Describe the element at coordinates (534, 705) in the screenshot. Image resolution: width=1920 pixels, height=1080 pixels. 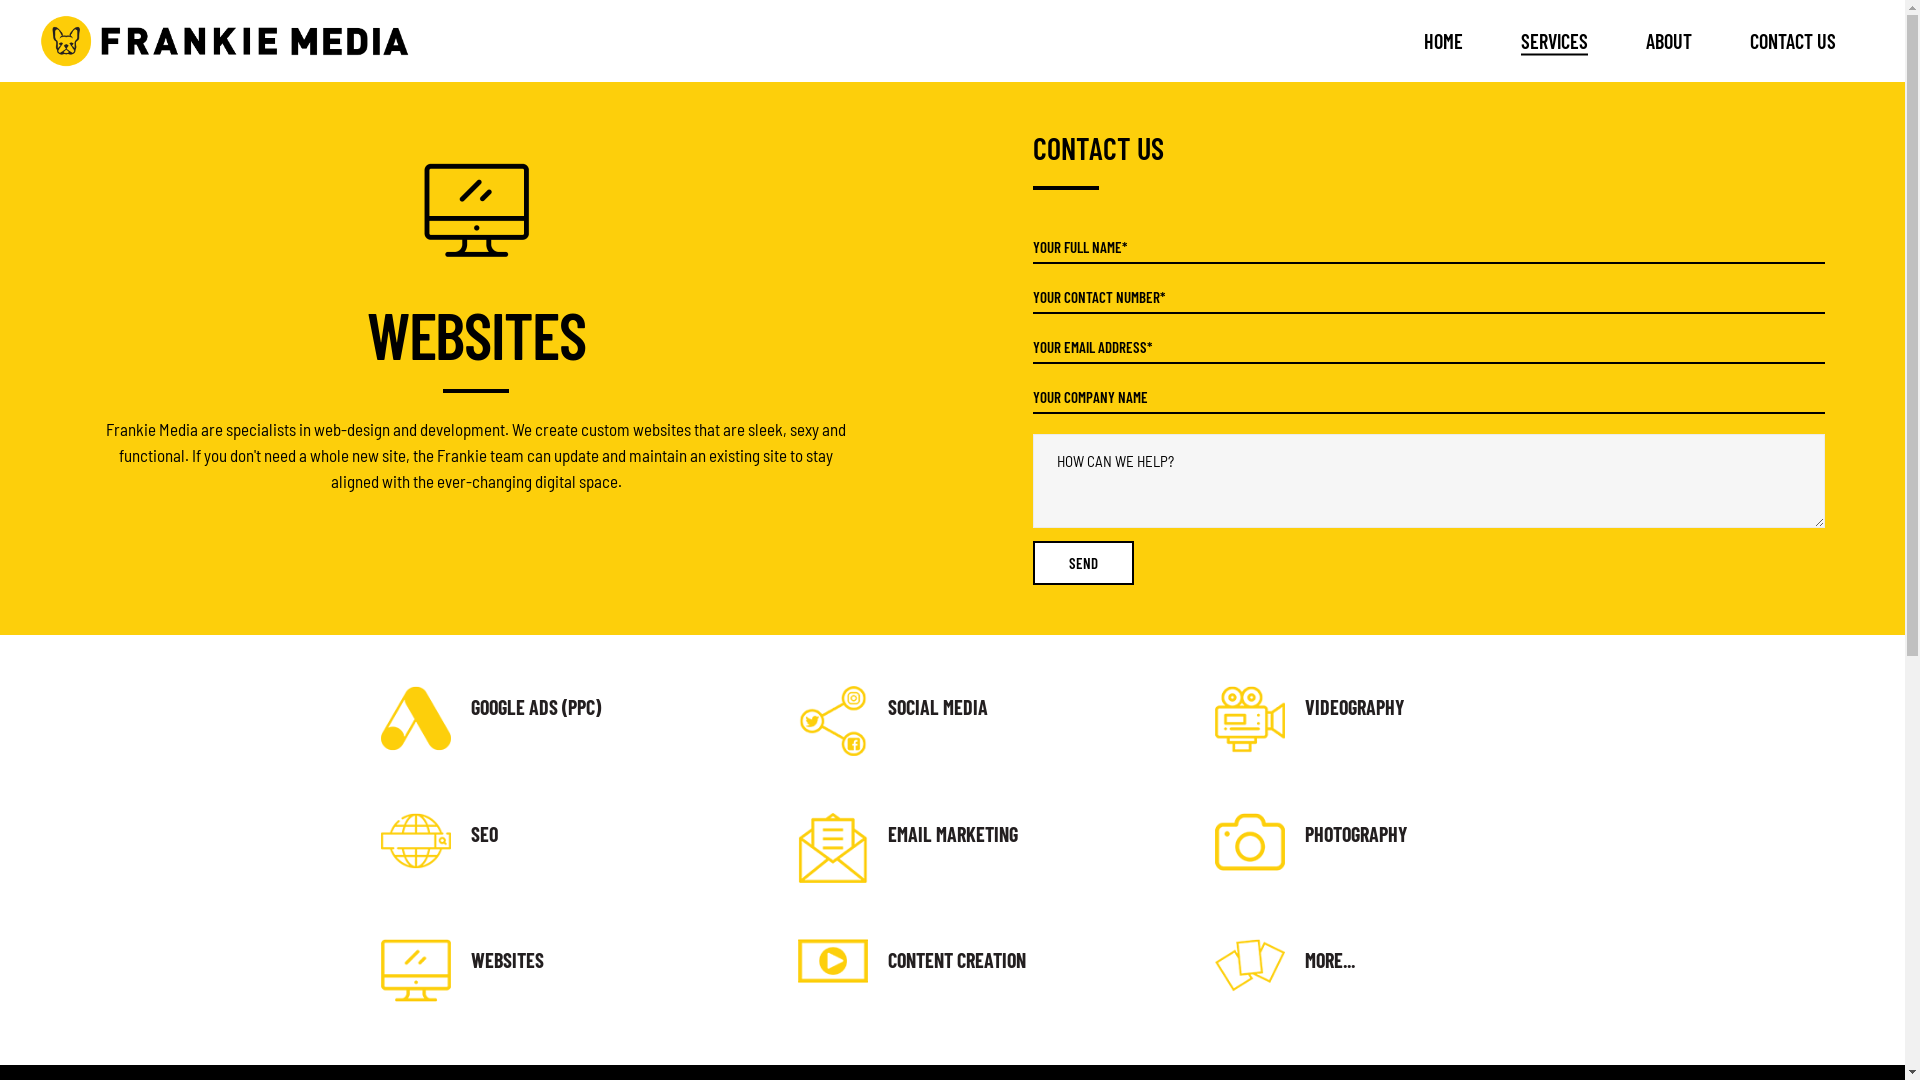
I see `'GOOGLE ADS (PPC)'` at that location.